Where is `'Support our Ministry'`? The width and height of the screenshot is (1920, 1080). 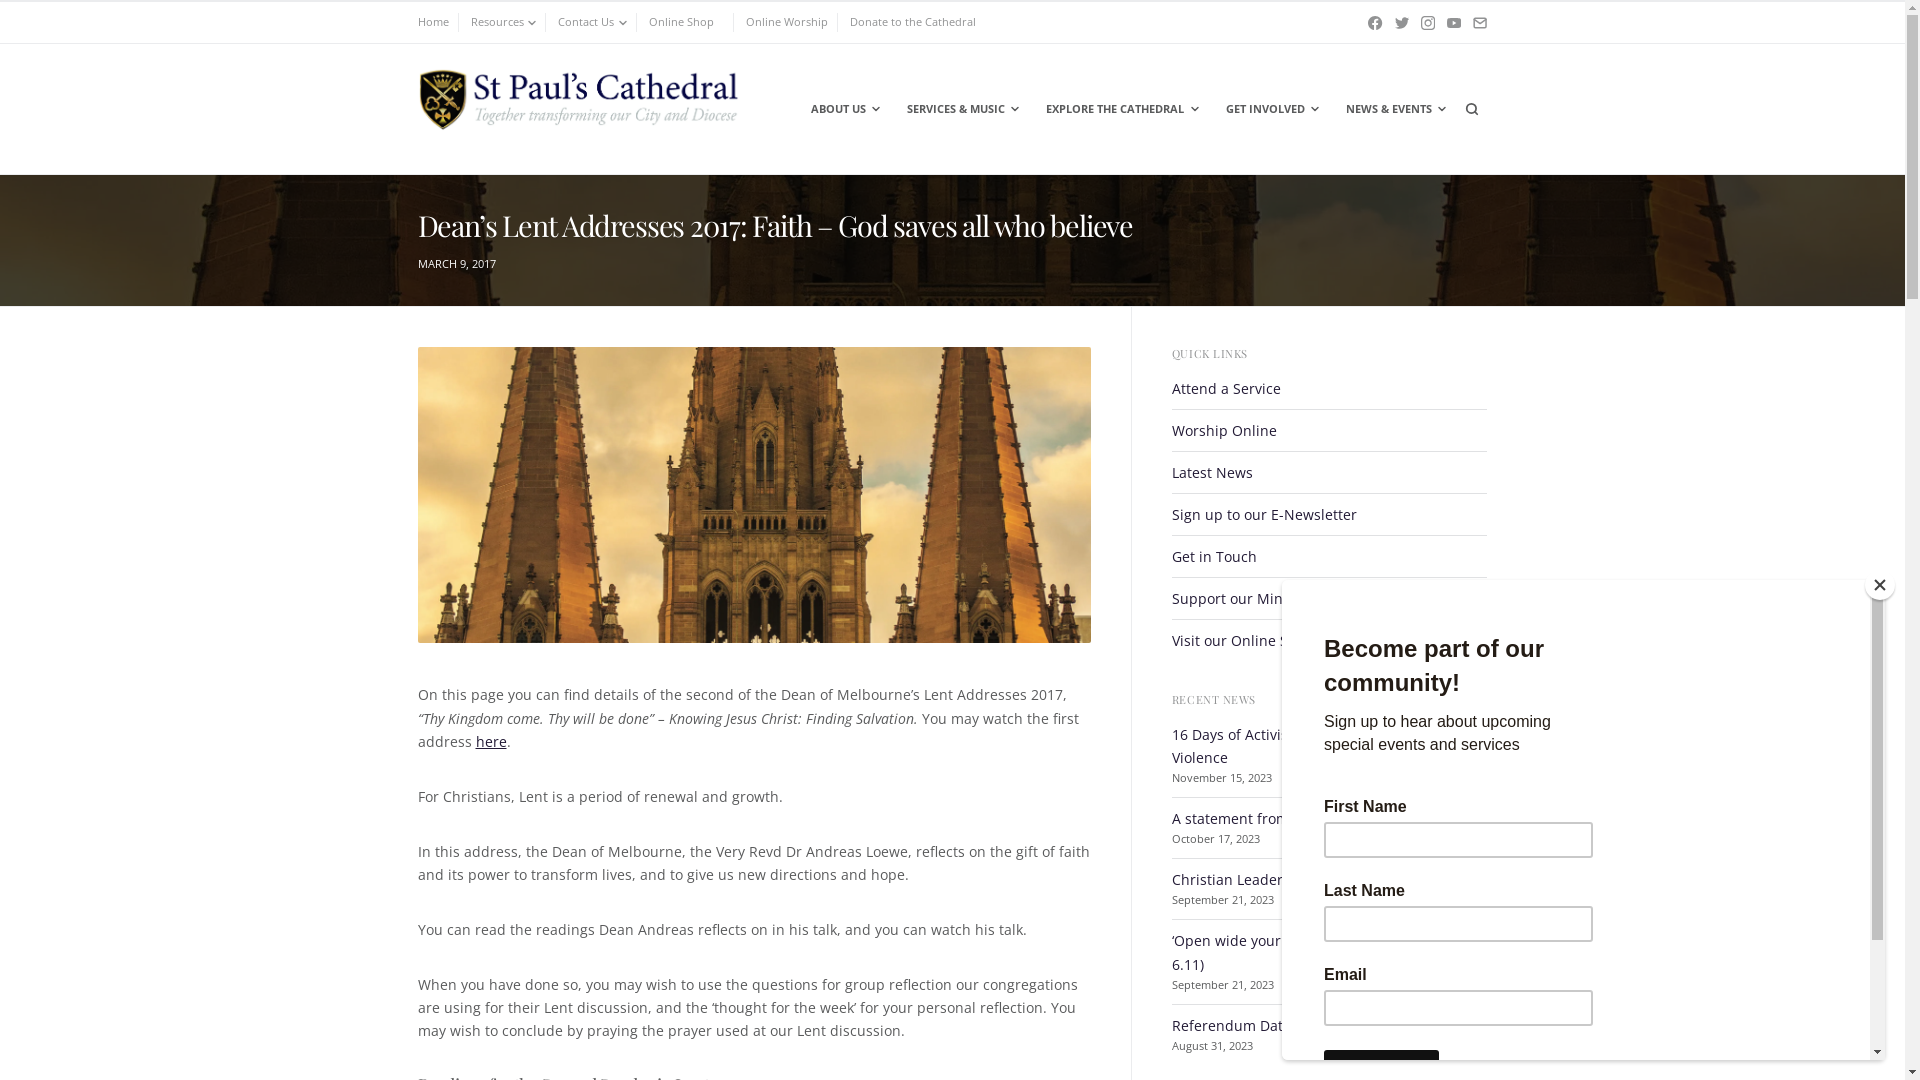
'Support our Ministry' is located at coordinates (1241, 597).